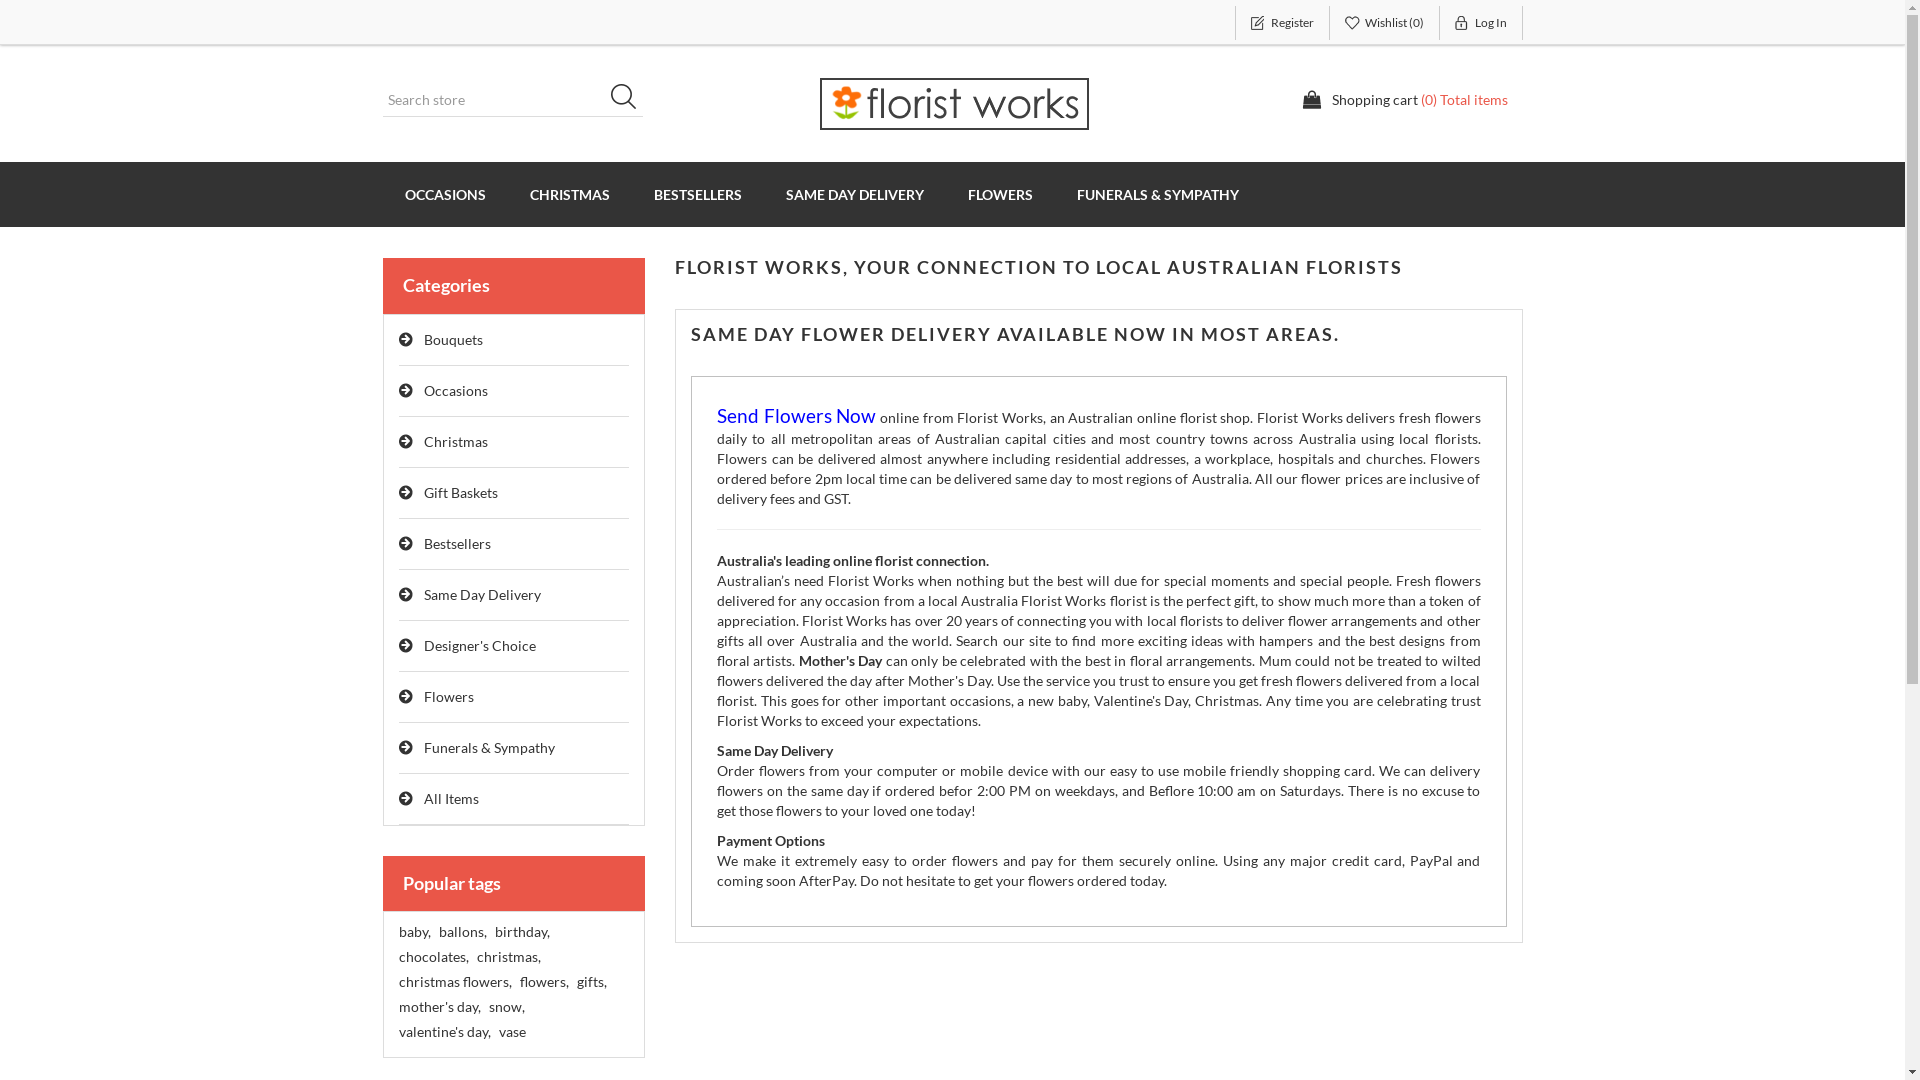 This screenshot has height=1080, width=1920. What do you see at coordinates (508, 194) in the screenshot?
I see `'CHRISTMAS'` at bounding box center [508, 194].